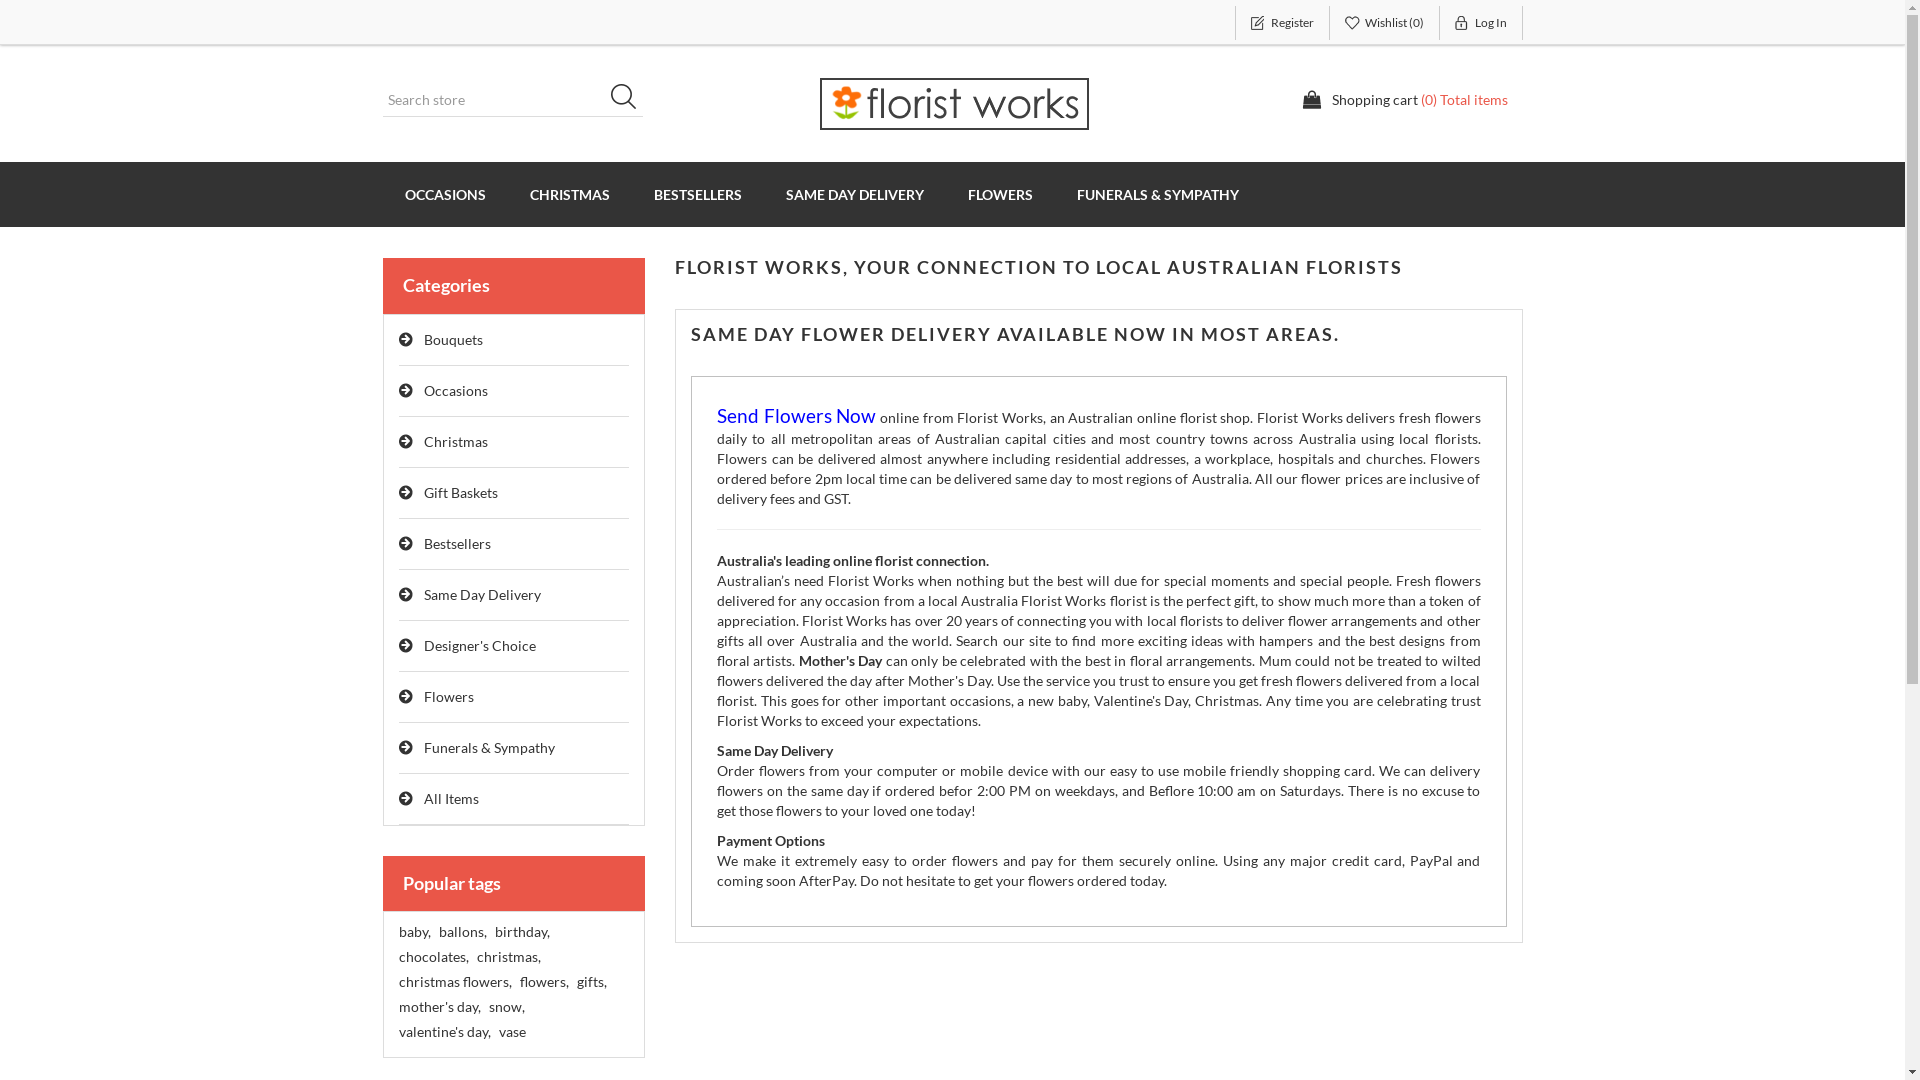 This screenshot has height=1080, width=1920. What do you see at coordinates (508, 194) in the screenshot?
I see `'CHRISTMAS'` at bounding box center [508, 194].